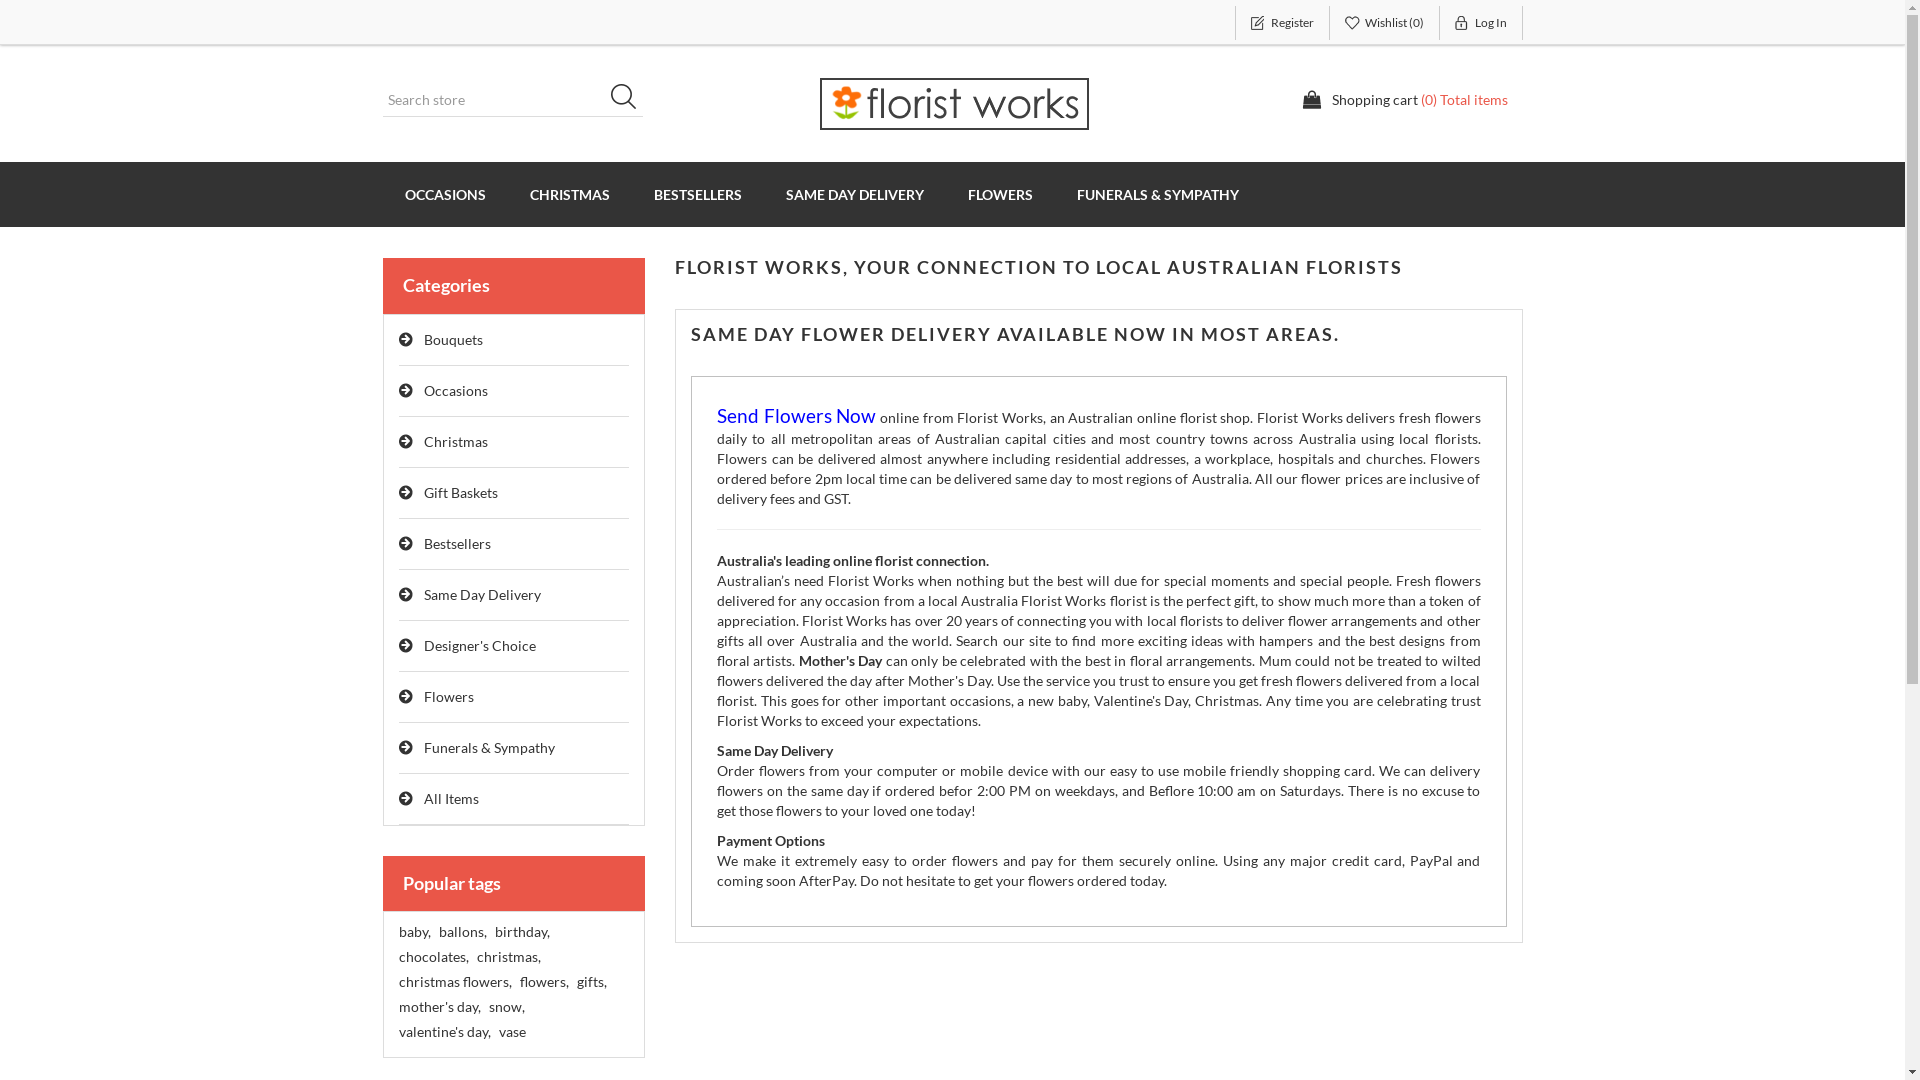 This screenshot has height=1080, width=1920. What do you see at coordinates (508, 194) in the screenshot?
I see `'CHRISTMAS'` at bounding box center [508, 194].